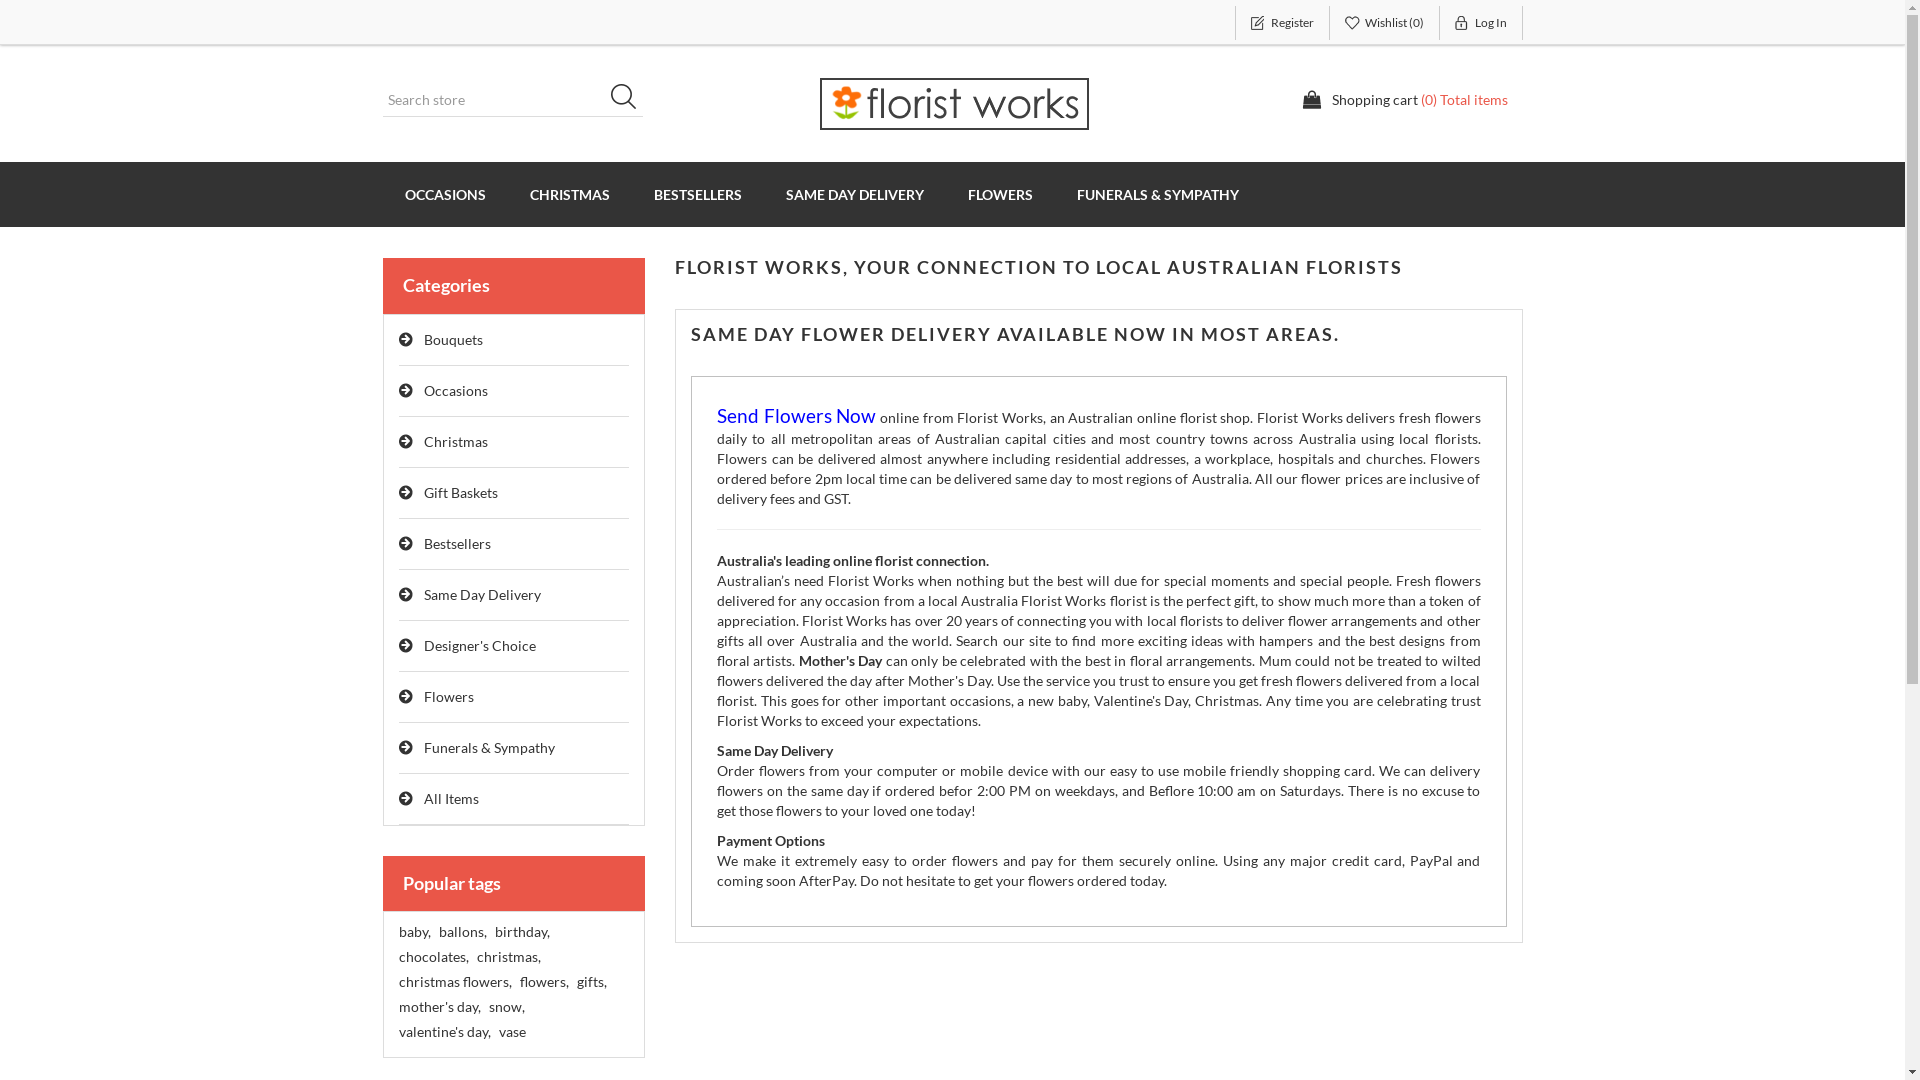 This screenshot has height=1080, width=1920. What do you see at coordinates (508, 194) in the screenshot?
I see `'CHRISTMAS'` at bounding box center [508, 194].